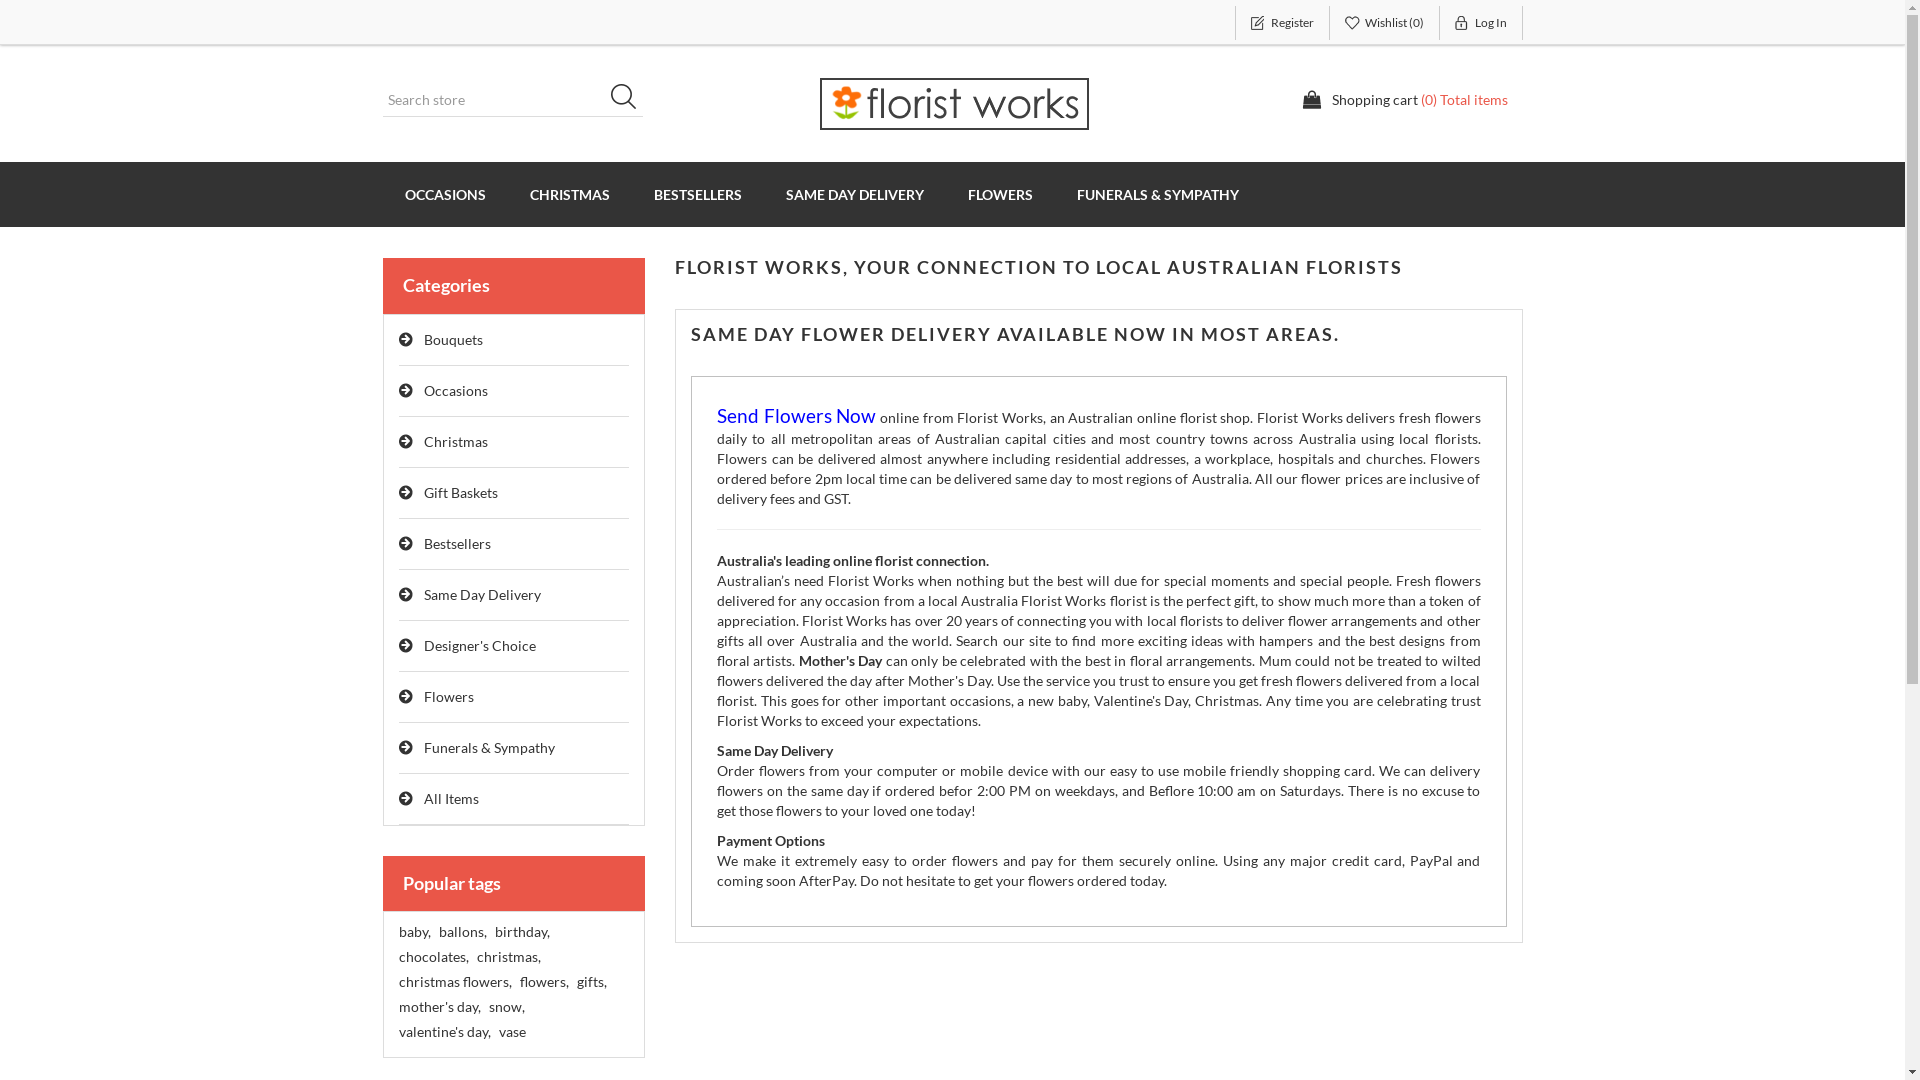 This screenshot has height=1080, width=1920. What do you see at coordinates (508, 194) in the screenshot?
I see `'CHRISTMAS'` at bounding box center [508, 194].